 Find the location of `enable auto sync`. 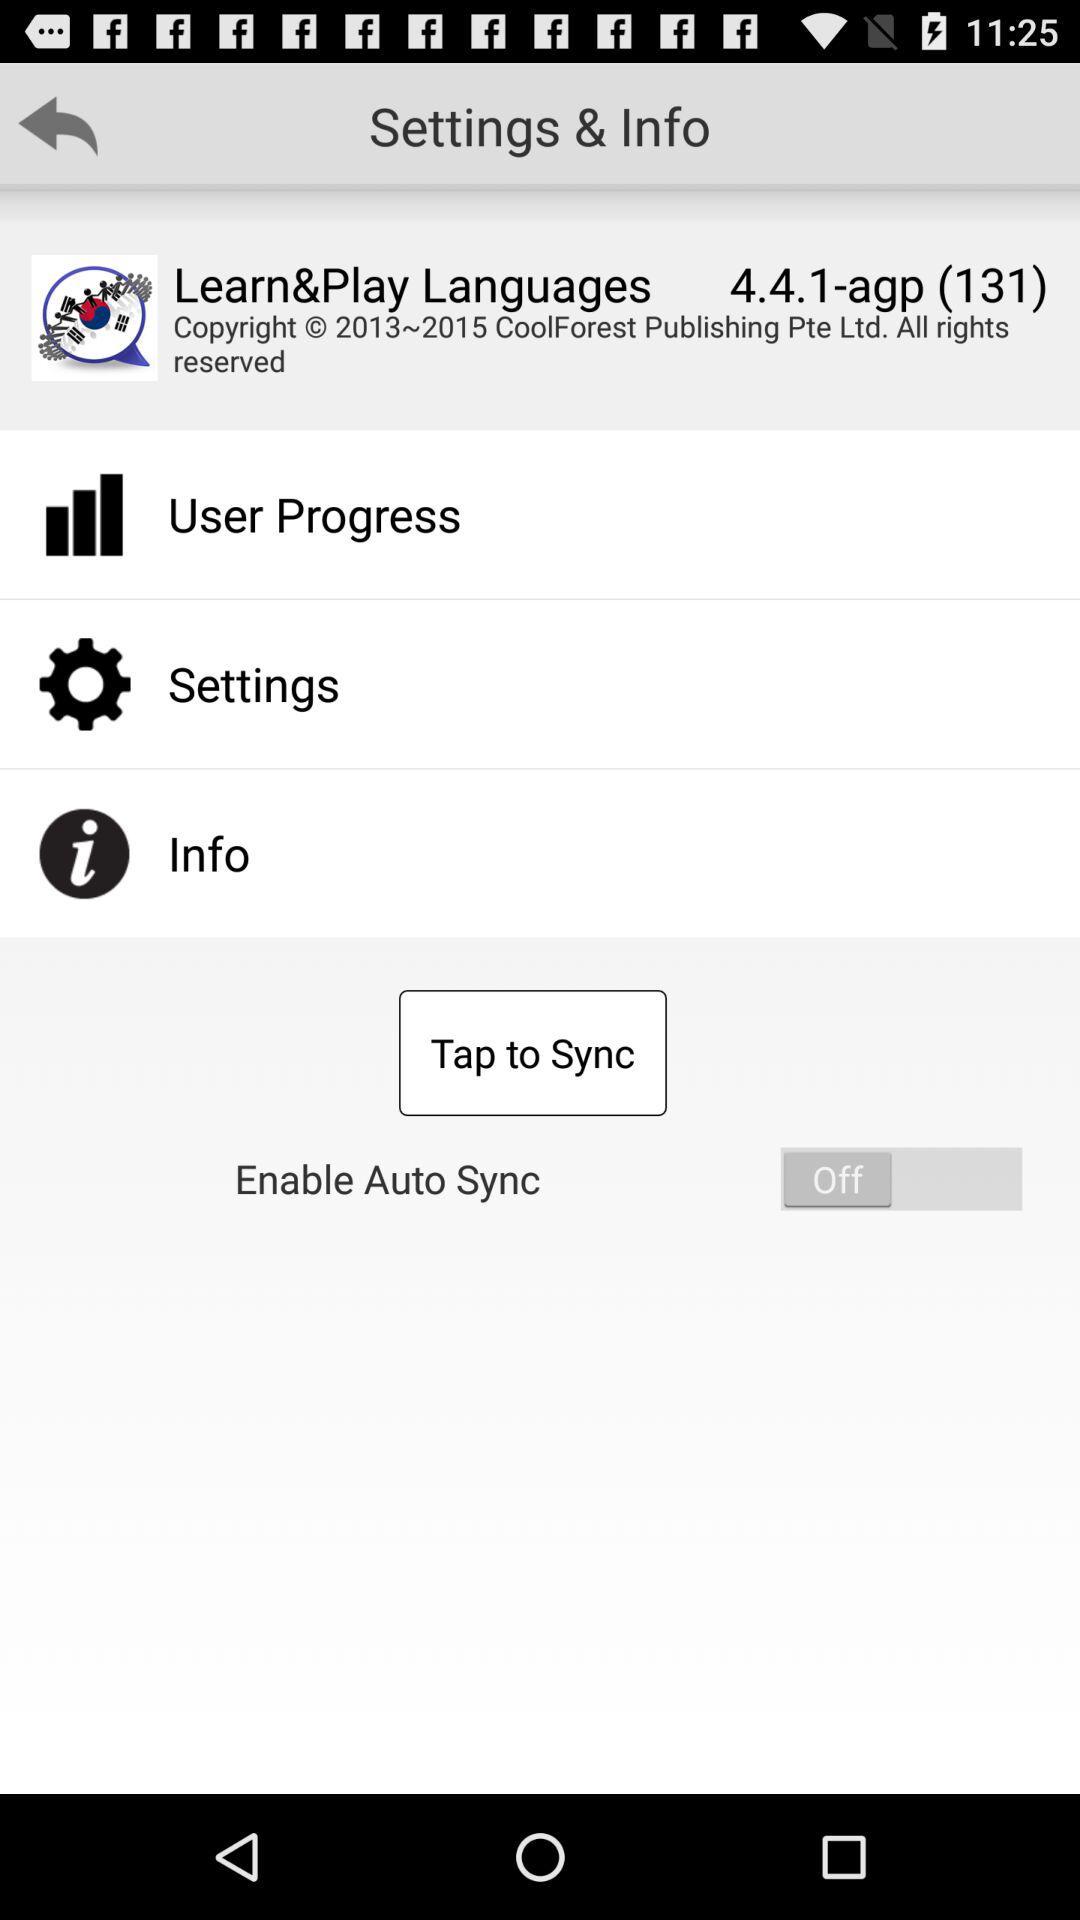

enable auto sync is located at coordinates (901, 1179).